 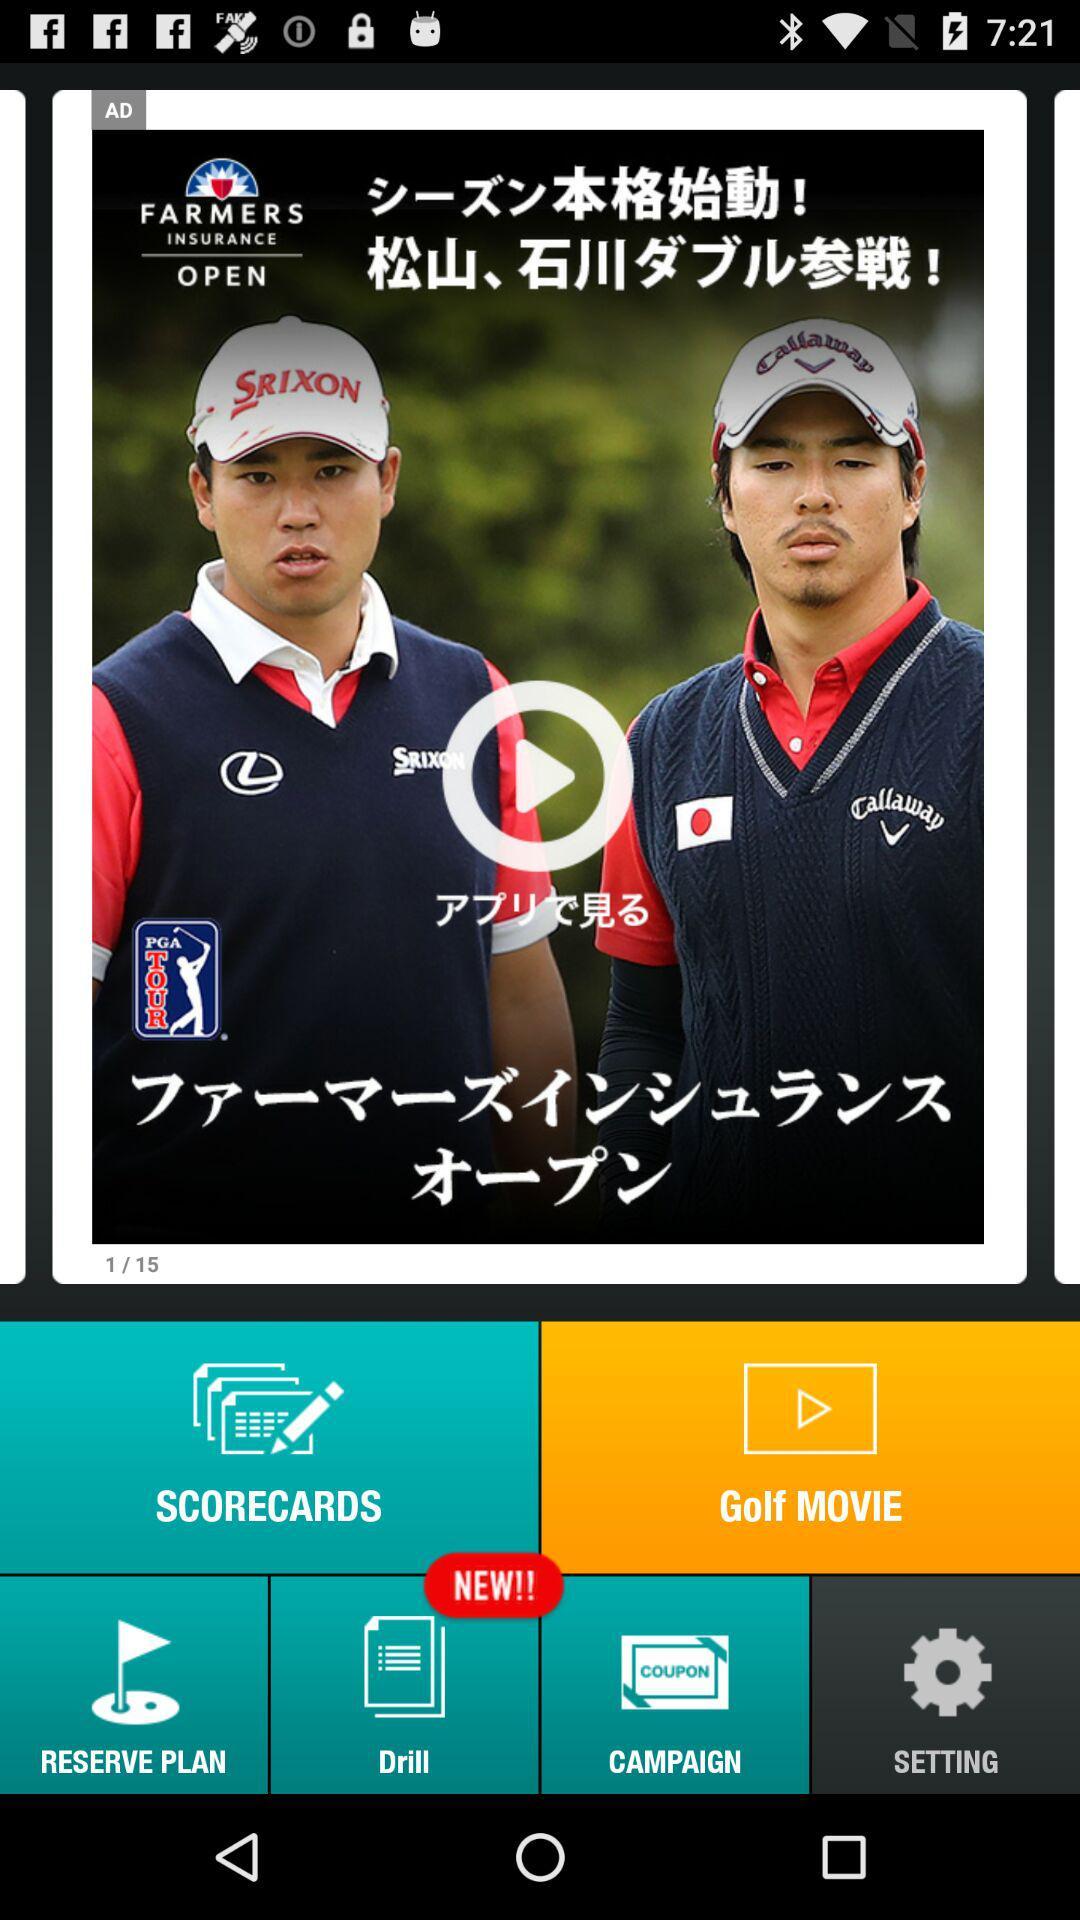 I want to click on the campaign button, so click(x=675, y=1684).